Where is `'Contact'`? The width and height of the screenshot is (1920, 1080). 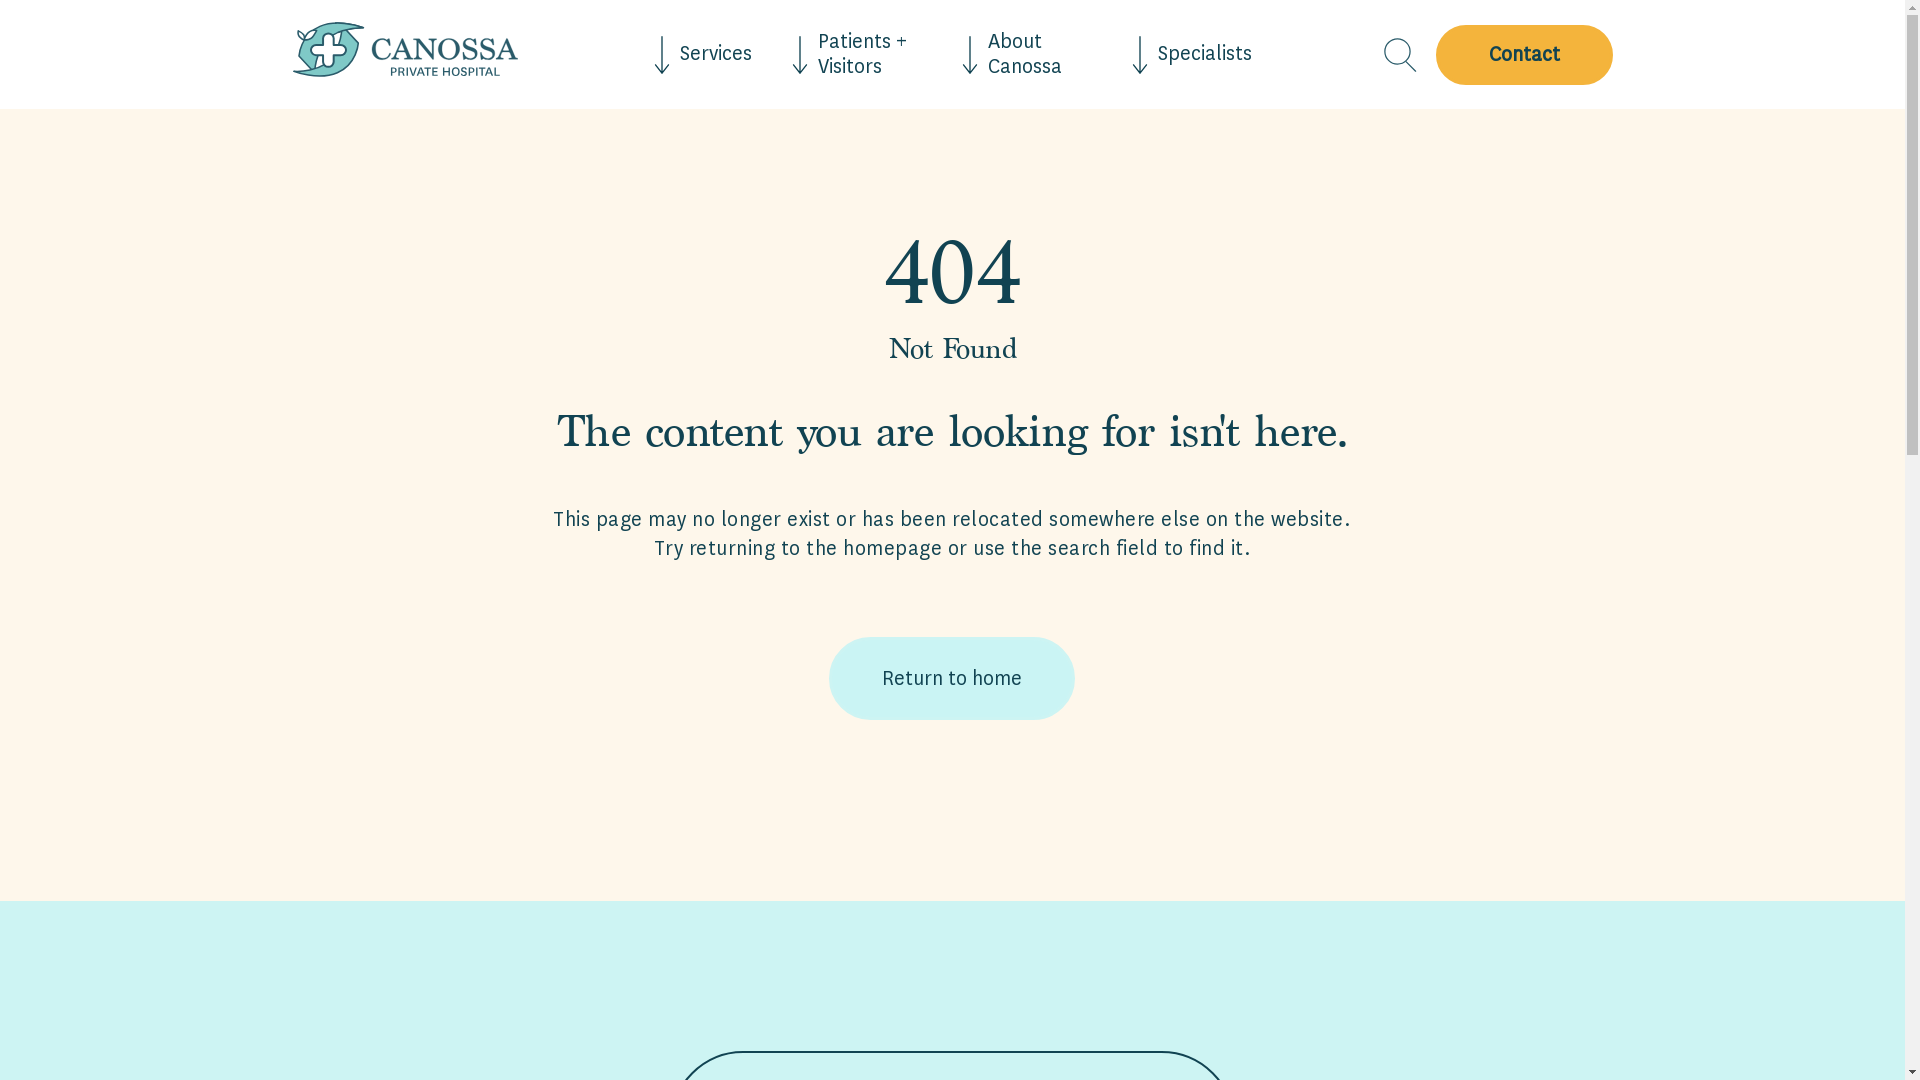
'Contact' is located at coordinates (1518, 53).